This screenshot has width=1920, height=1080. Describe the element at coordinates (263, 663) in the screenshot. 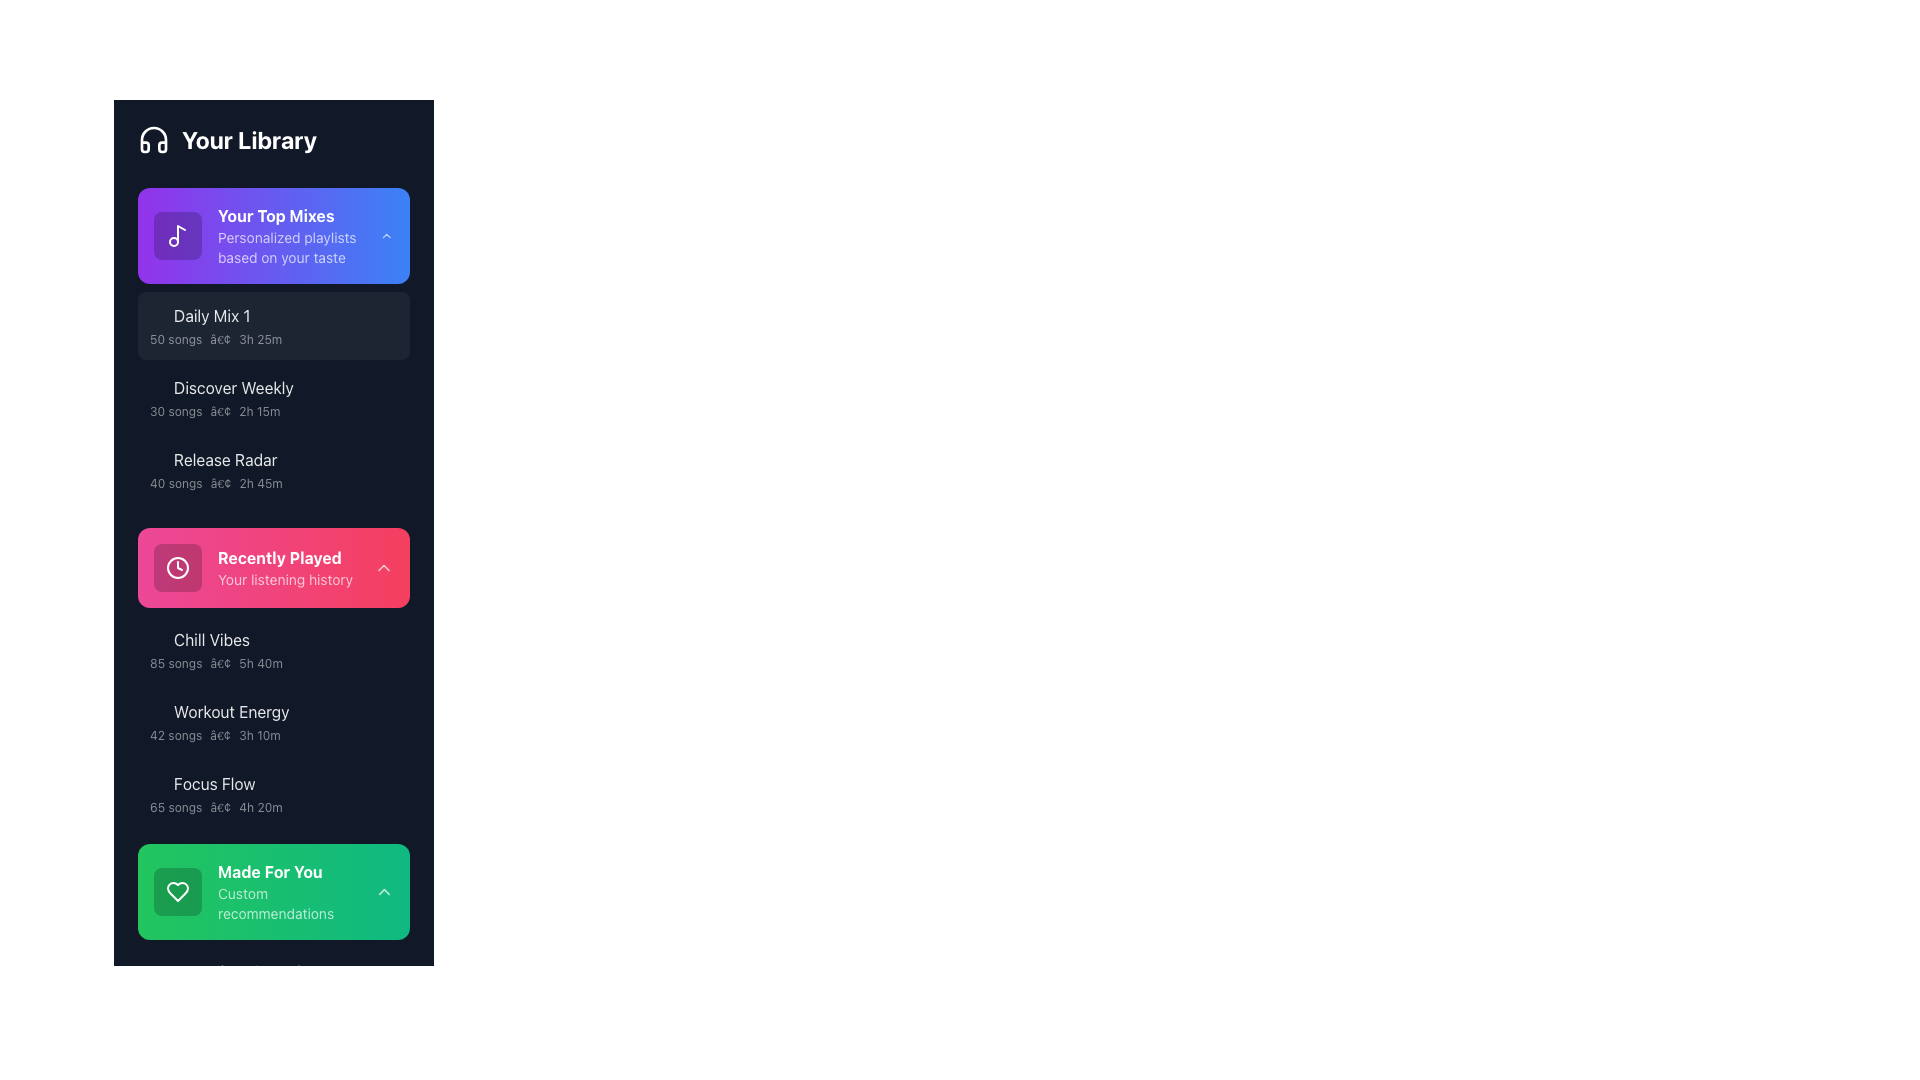

I see `the text label that provides additional information about the 'Chill Vibes' playlist, which is located beneath the 'Chill Vibes' label in the music categories list` at that location.